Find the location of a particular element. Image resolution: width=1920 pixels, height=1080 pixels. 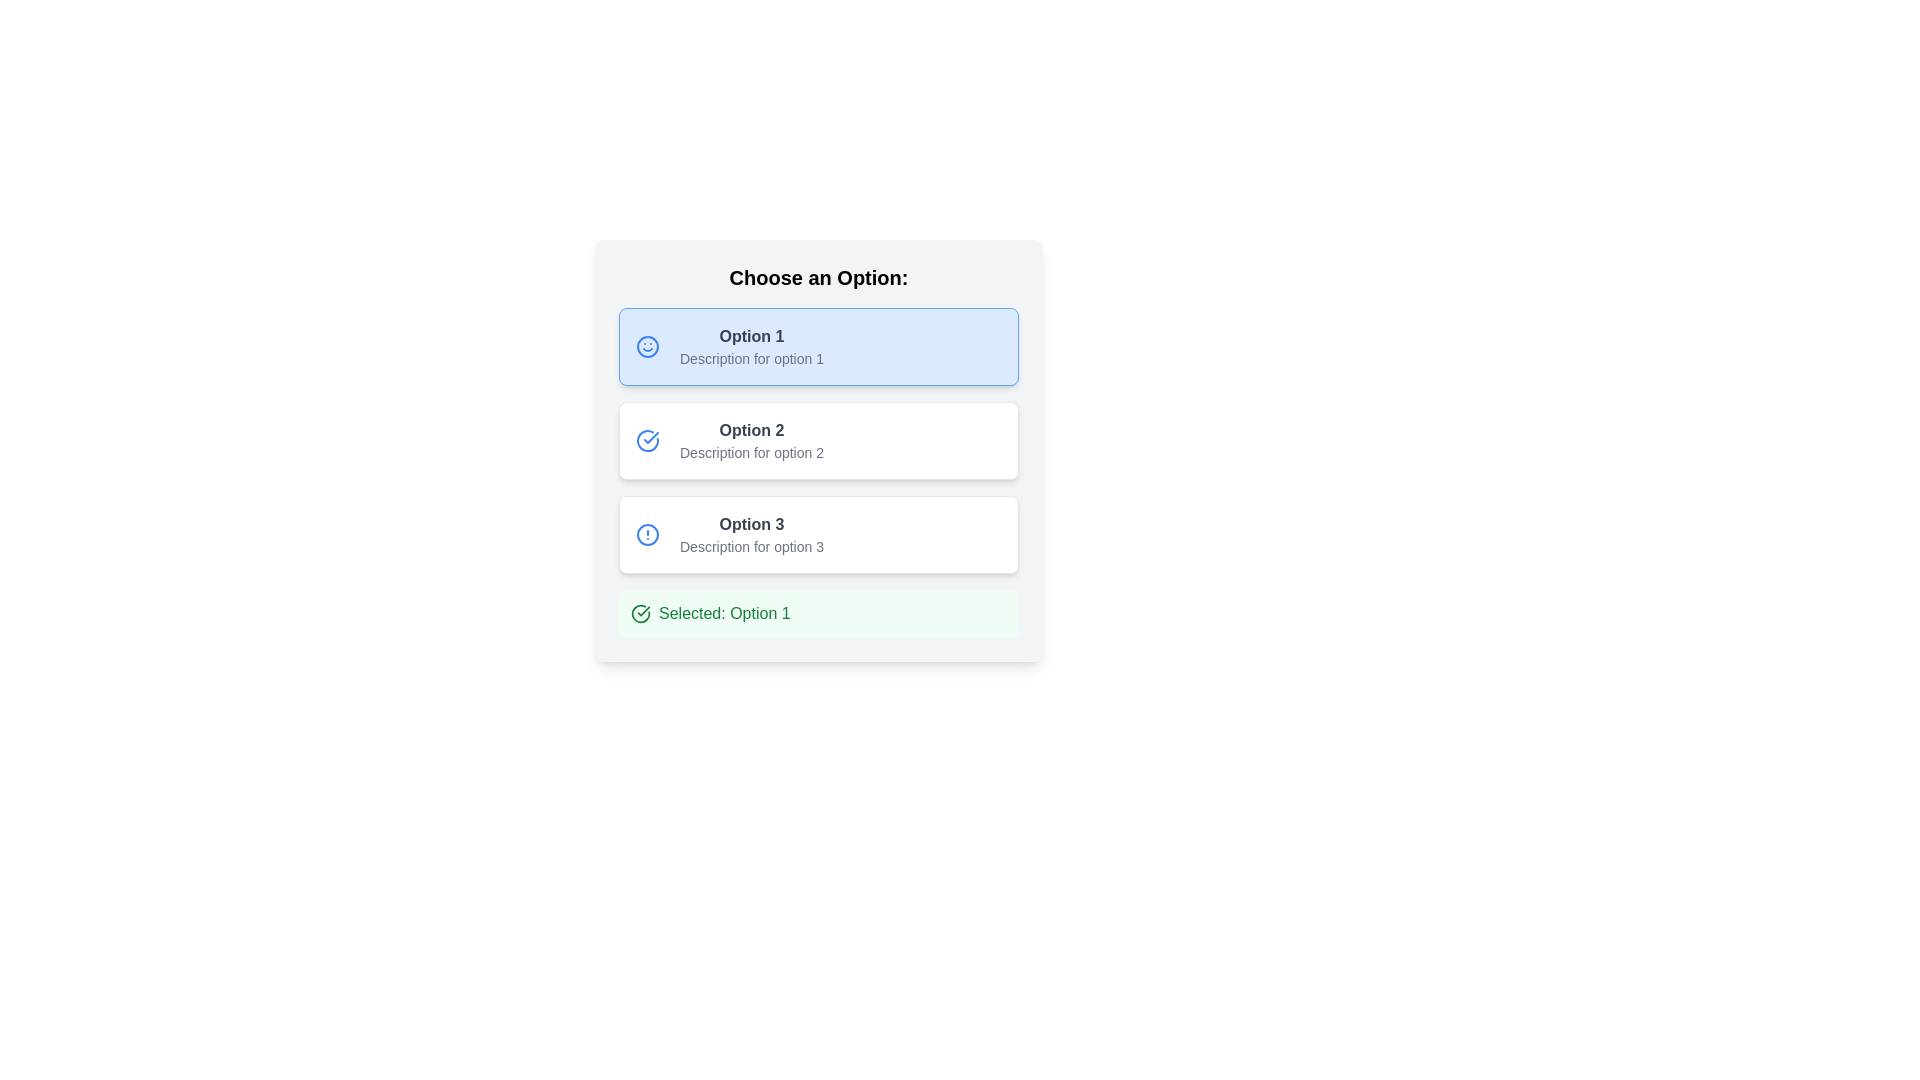

the icon in the 'Option 2' box to trigger visual feedback is located at coordinates (652, 439).